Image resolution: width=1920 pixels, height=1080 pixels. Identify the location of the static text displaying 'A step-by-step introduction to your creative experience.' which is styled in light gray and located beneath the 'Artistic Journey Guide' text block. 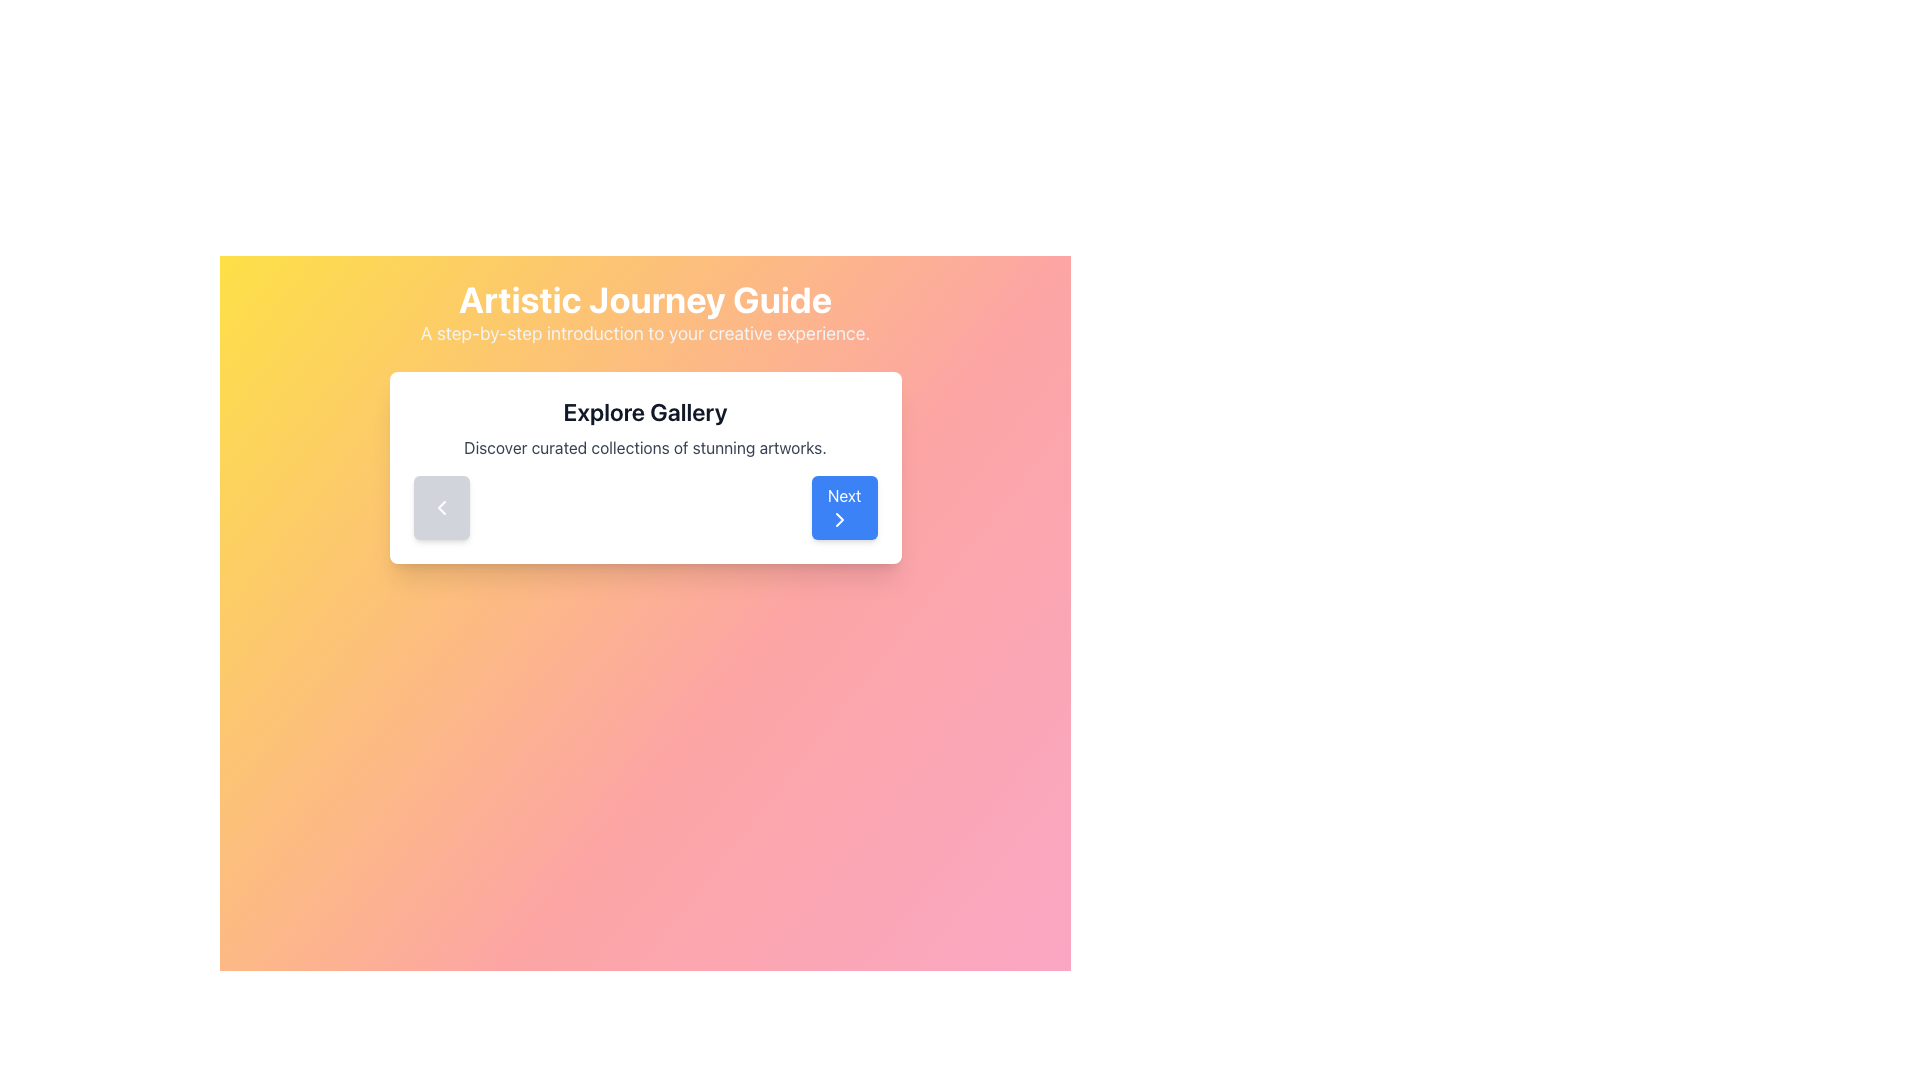
(645, 333).